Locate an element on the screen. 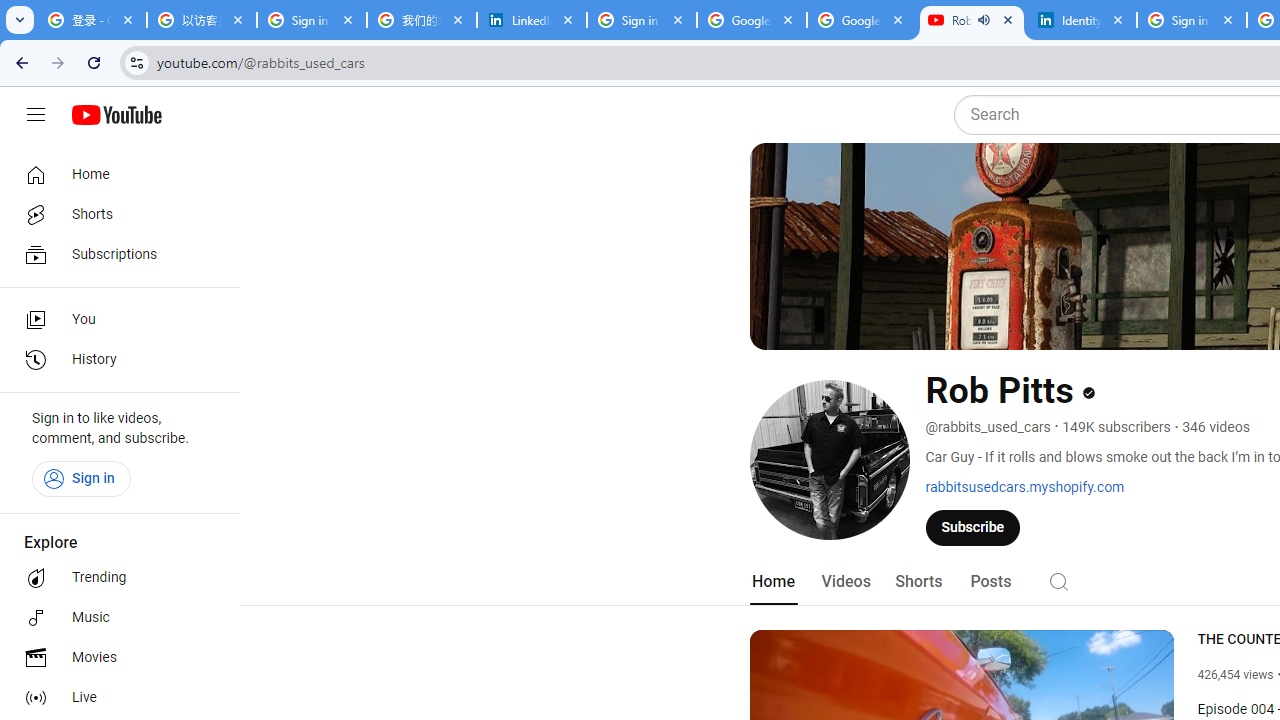 The width and height of the screenshot is (1280, 720). 'Sign in - Google Accounts' is located at coordinates (642, 20).